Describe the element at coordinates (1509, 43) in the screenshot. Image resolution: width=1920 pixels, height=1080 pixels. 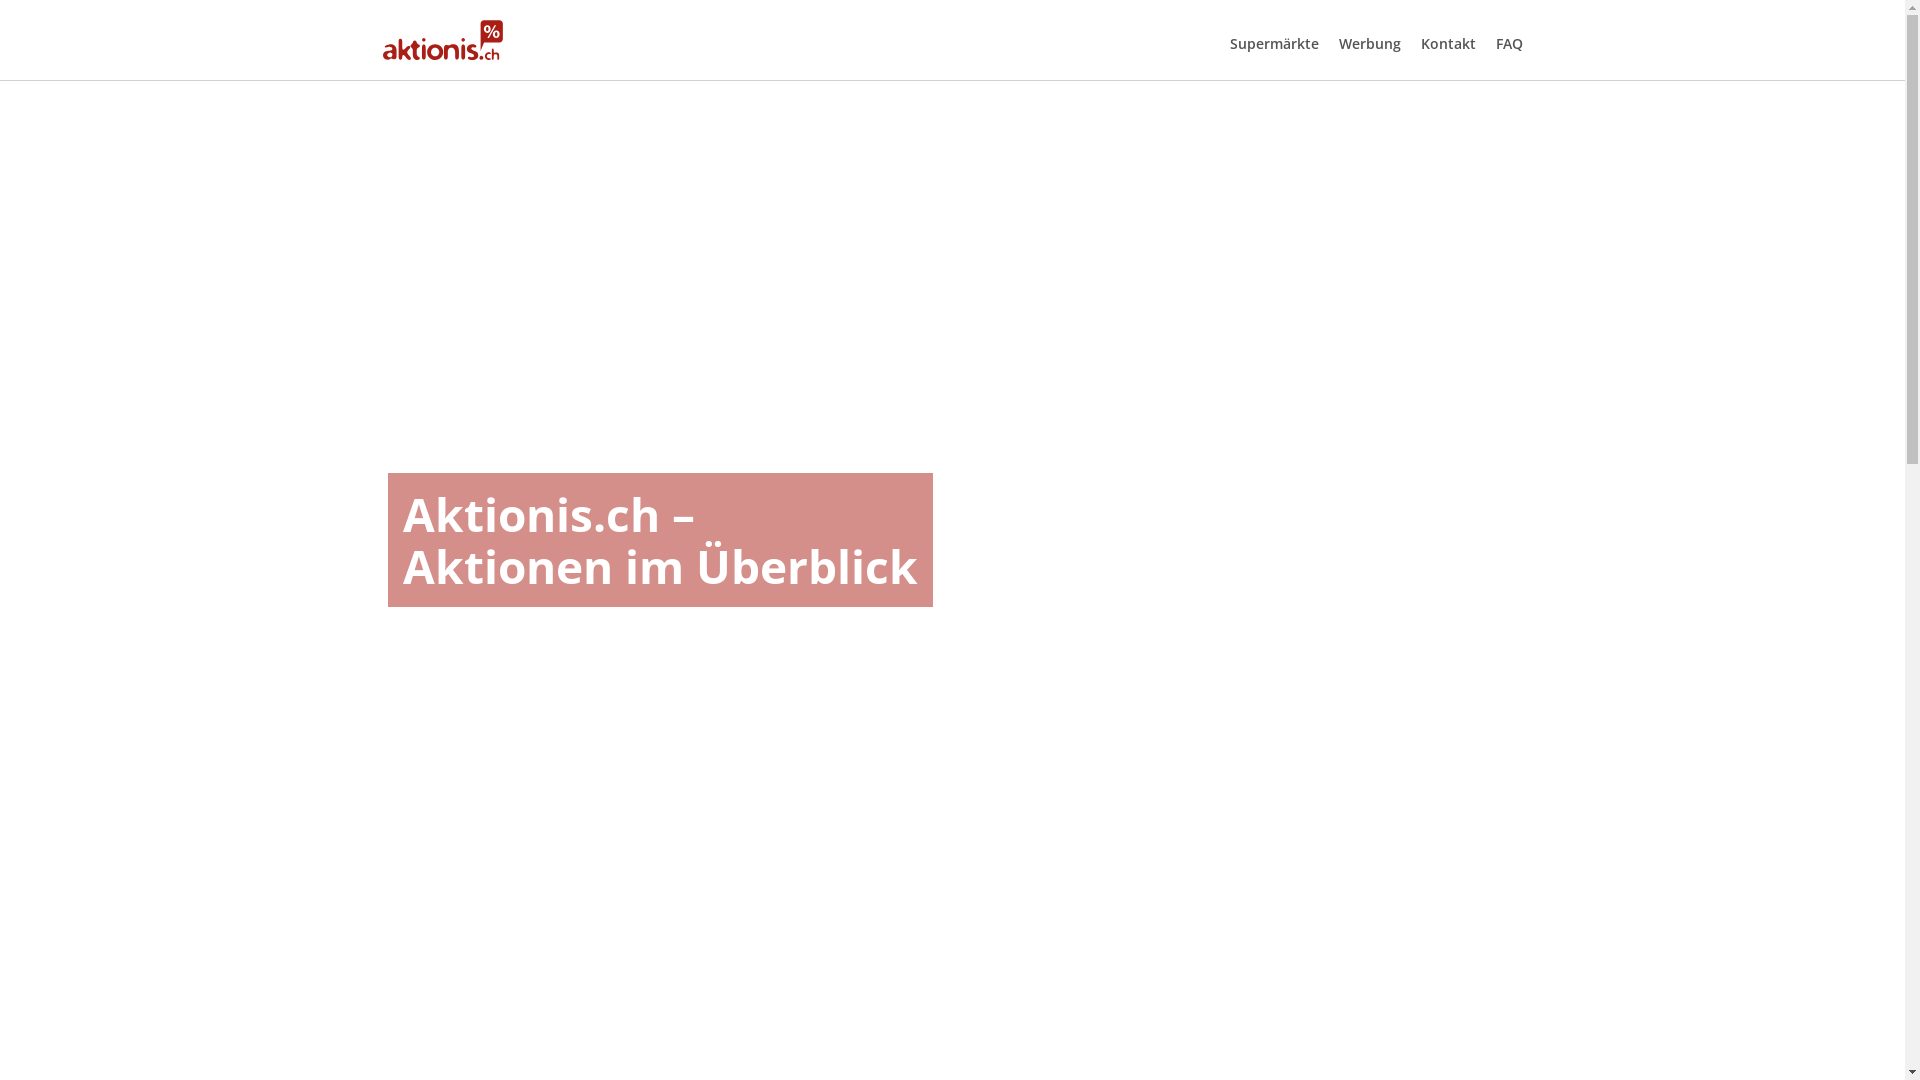
I see `'FAQ'` at that location.